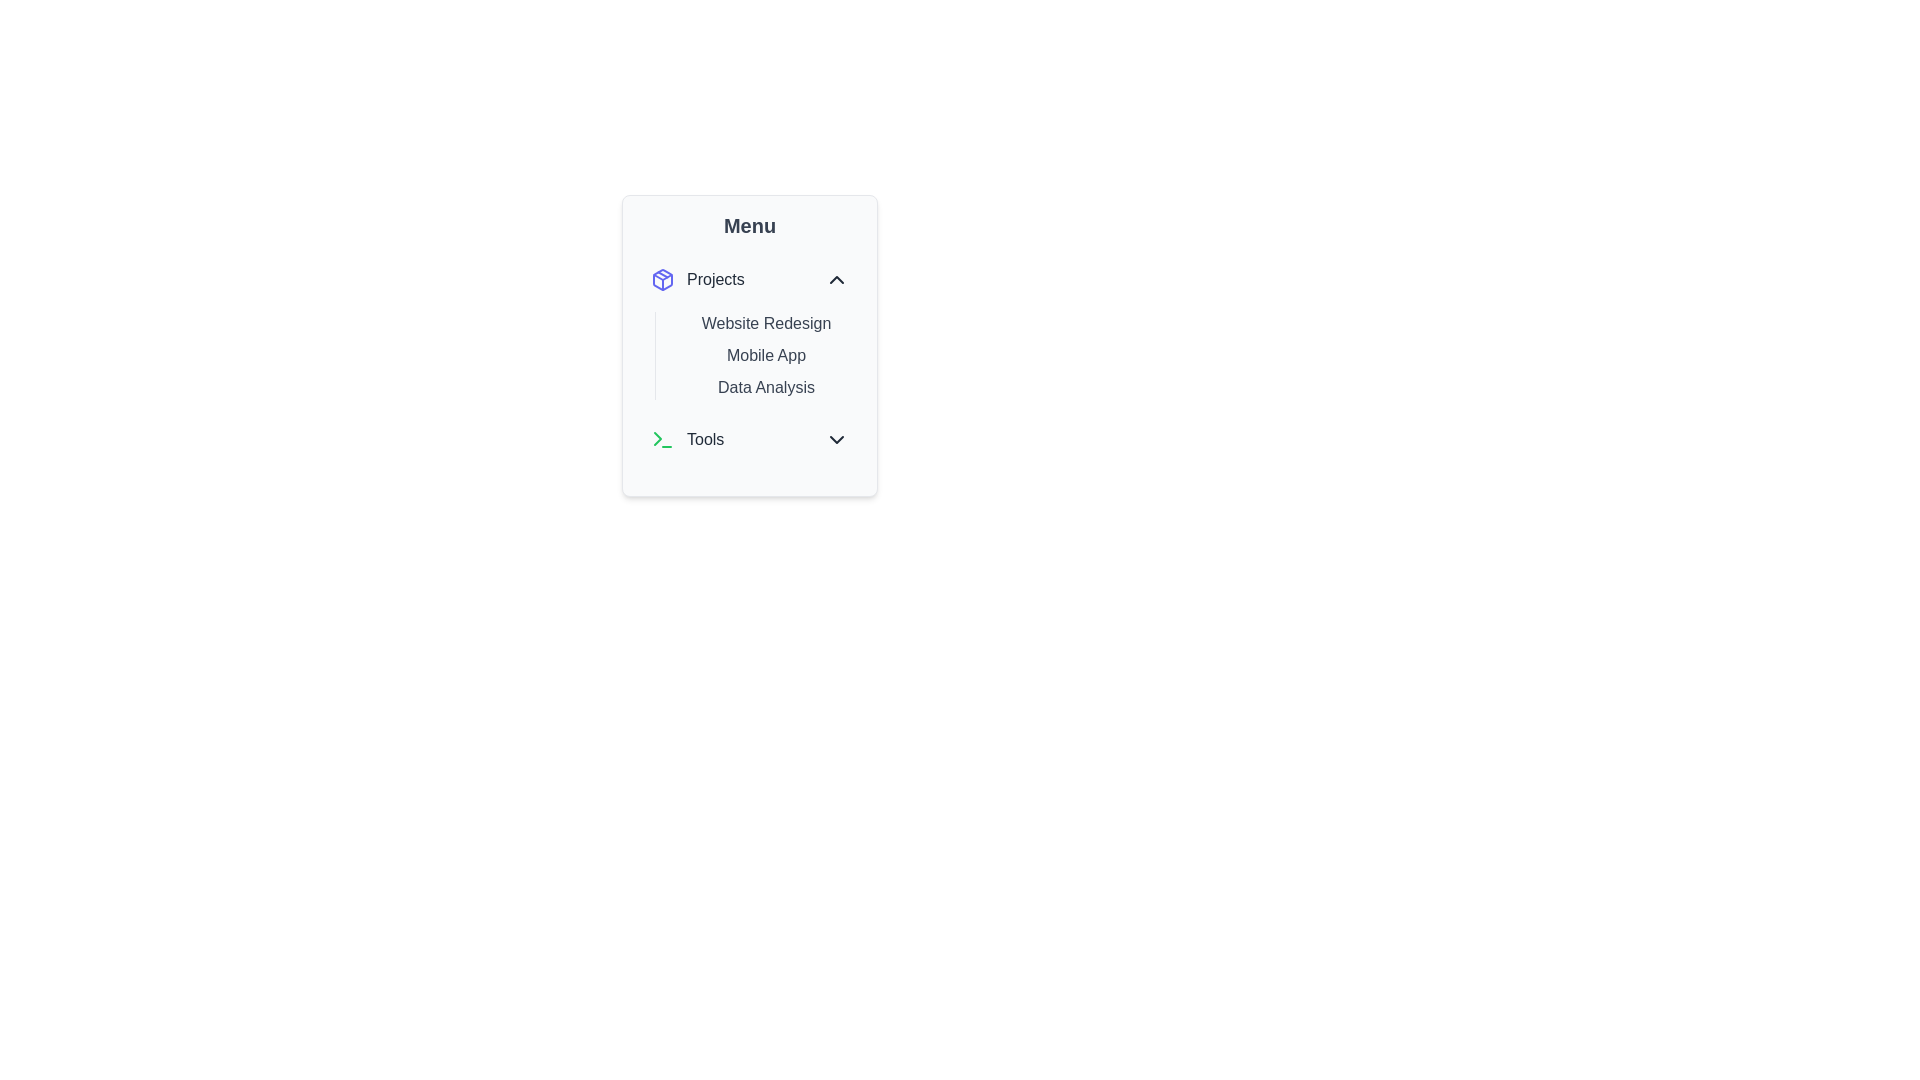 The width and height of the screenshot is (1920, 1080). I want to click on the 'Data Analysis' text-based link, which is the third option in the vertical list under the 'Projects' section, so click(765, 388).